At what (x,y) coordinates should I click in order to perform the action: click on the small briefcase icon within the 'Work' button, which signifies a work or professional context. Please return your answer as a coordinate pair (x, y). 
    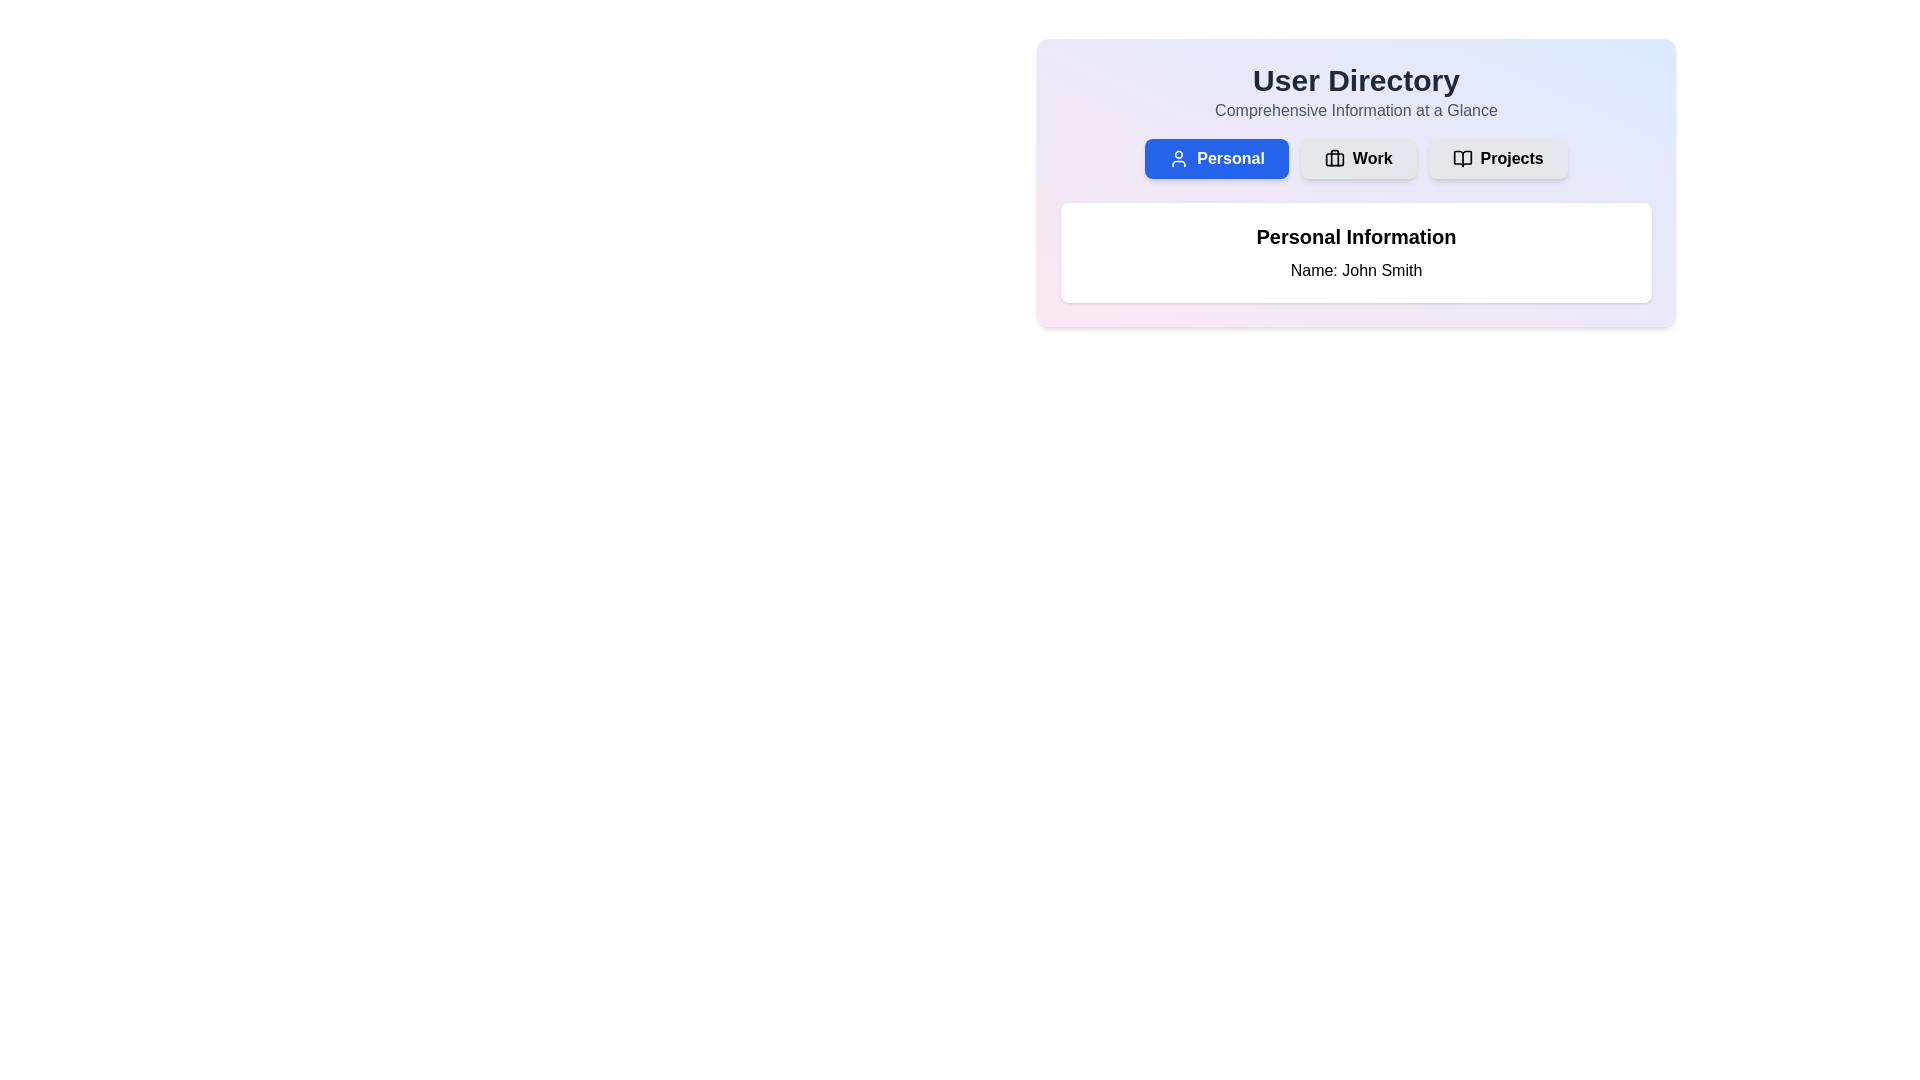
    Looking at the image, I should click on (1334, 157).